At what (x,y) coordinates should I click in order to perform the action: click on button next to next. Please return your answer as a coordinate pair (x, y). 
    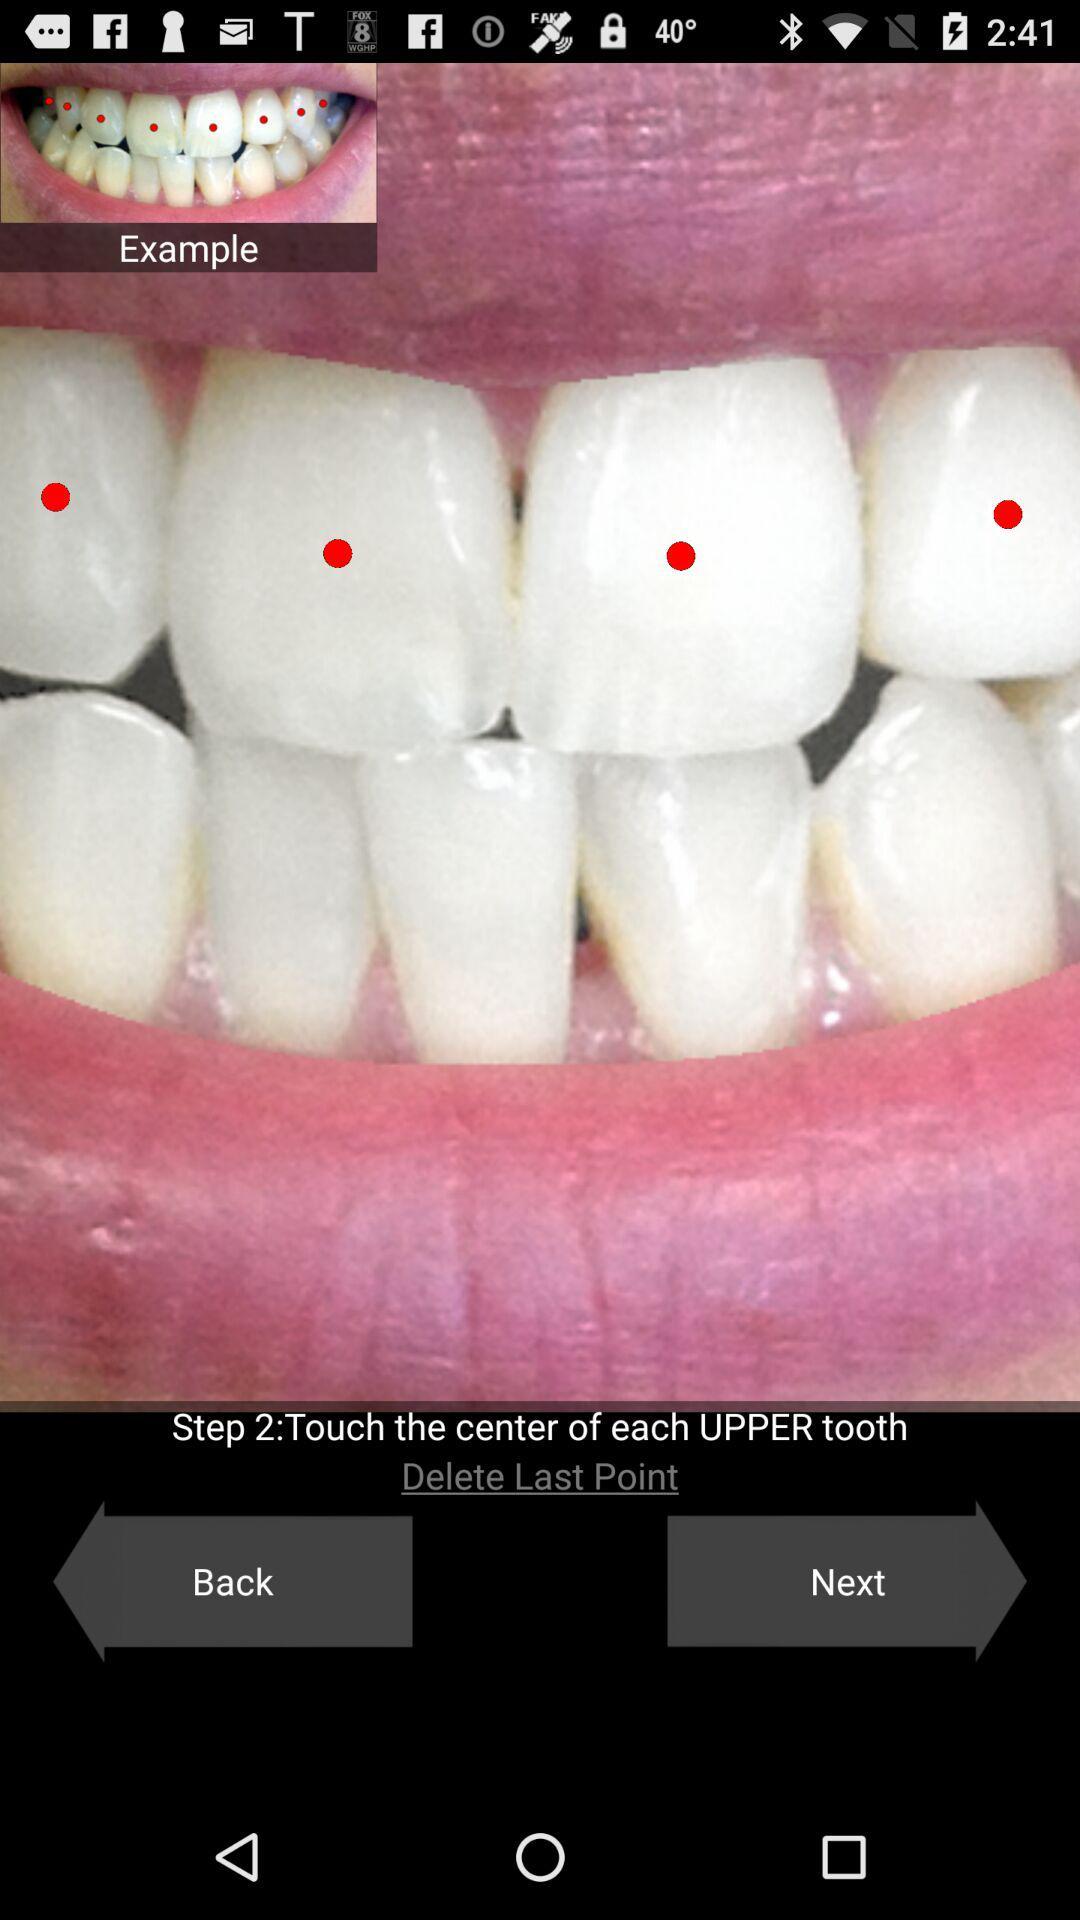
    Looking at the image, I should click on (231, 1580).